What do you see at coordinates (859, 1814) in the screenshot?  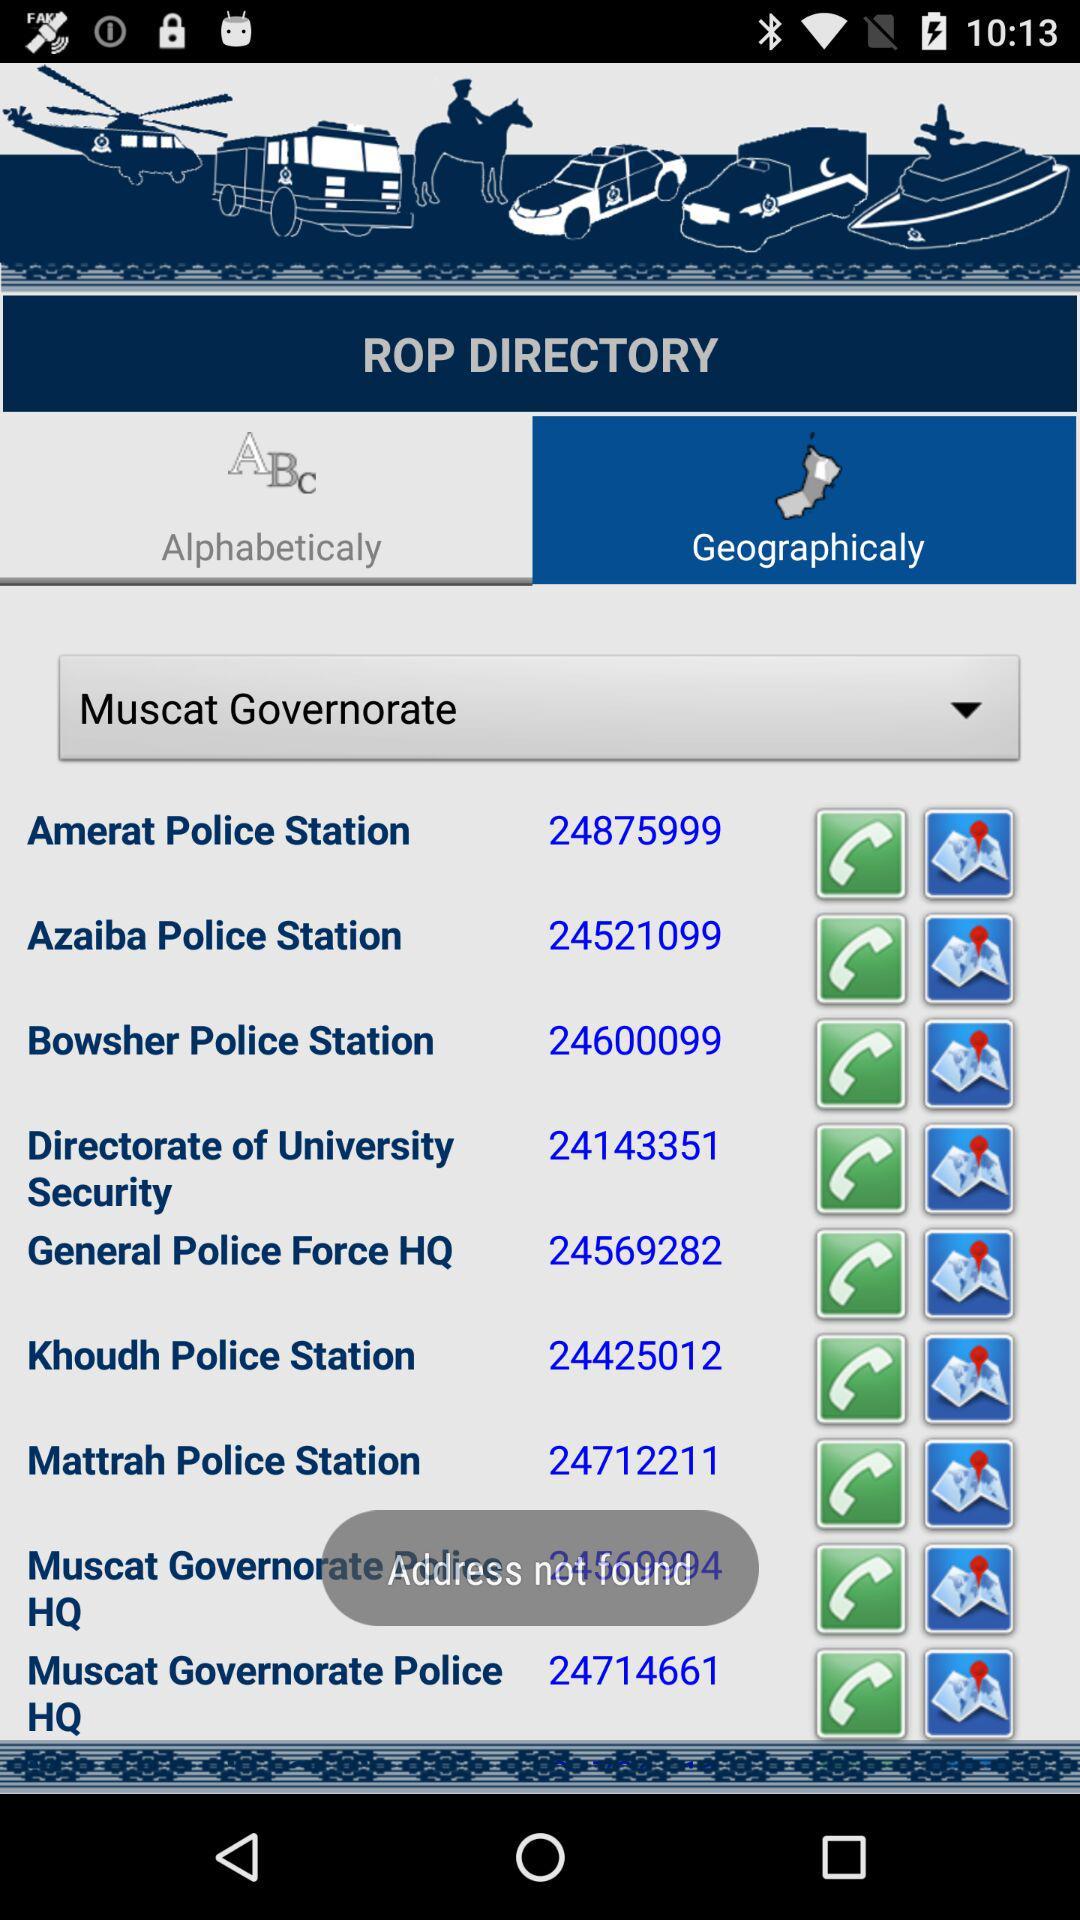 I see `the call icon` at bounding box center [859, 1814].